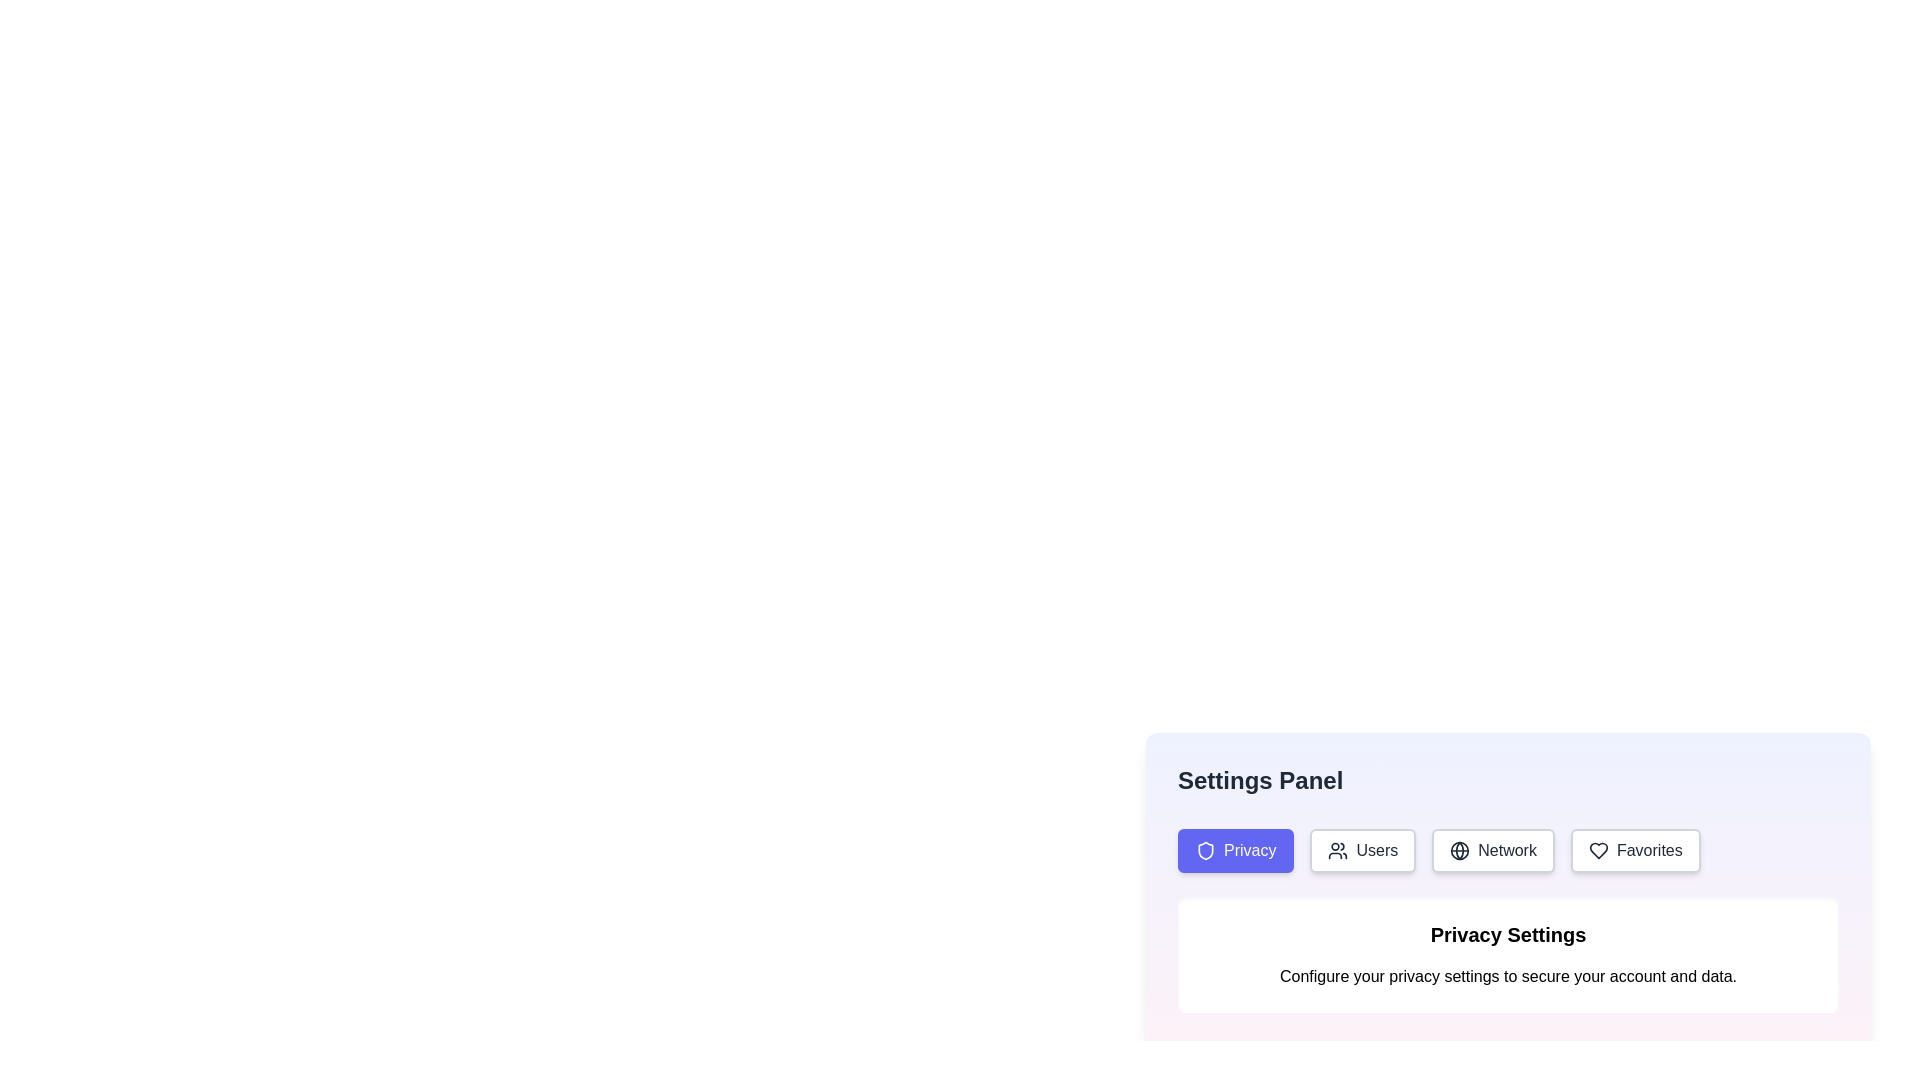 Image resolution: width=1920 pixels, height=1080 pixels. I want to click on the shield-shaped icon with a blue fill and white outline located within the 'Privacy' button in the settings panel, so click(1204, 851).